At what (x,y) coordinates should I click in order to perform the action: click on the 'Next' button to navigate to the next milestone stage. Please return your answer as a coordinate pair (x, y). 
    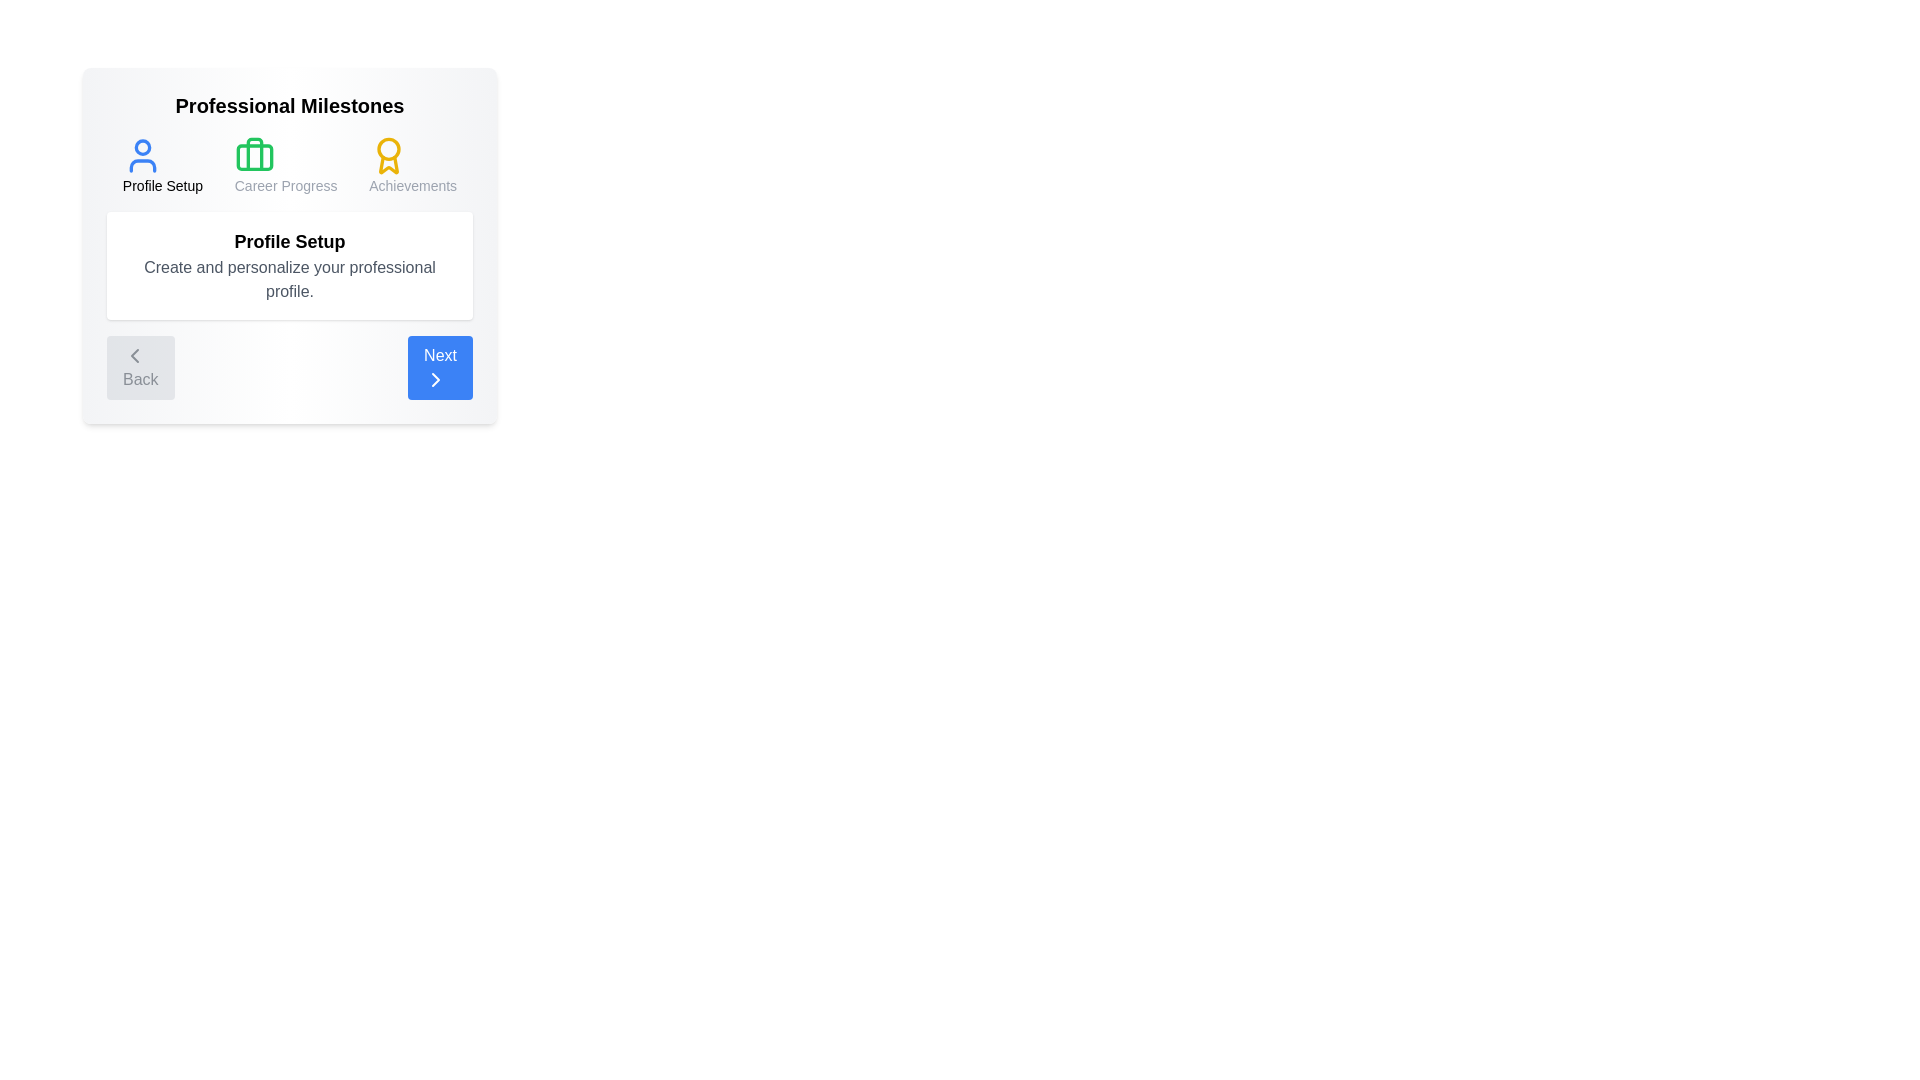
    Looking at the image, I should click on (439, 367).